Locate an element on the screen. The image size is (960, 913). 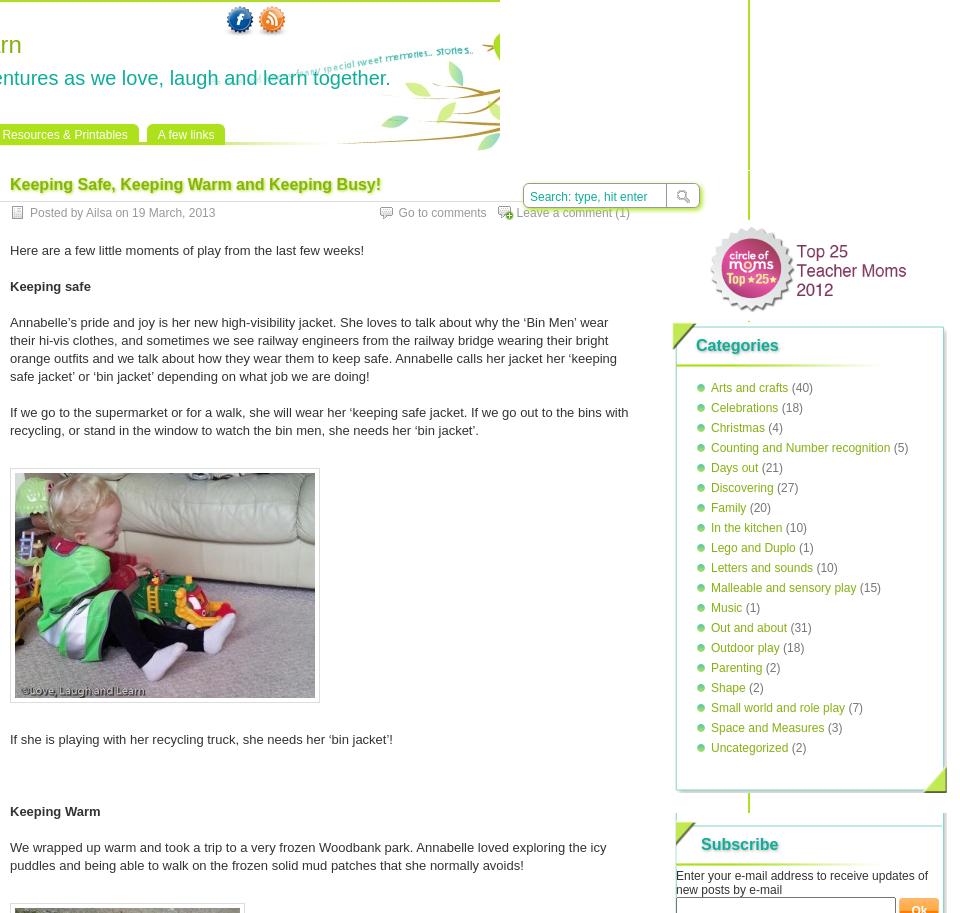
'Subscribe' is located at coordinates (700, 844).